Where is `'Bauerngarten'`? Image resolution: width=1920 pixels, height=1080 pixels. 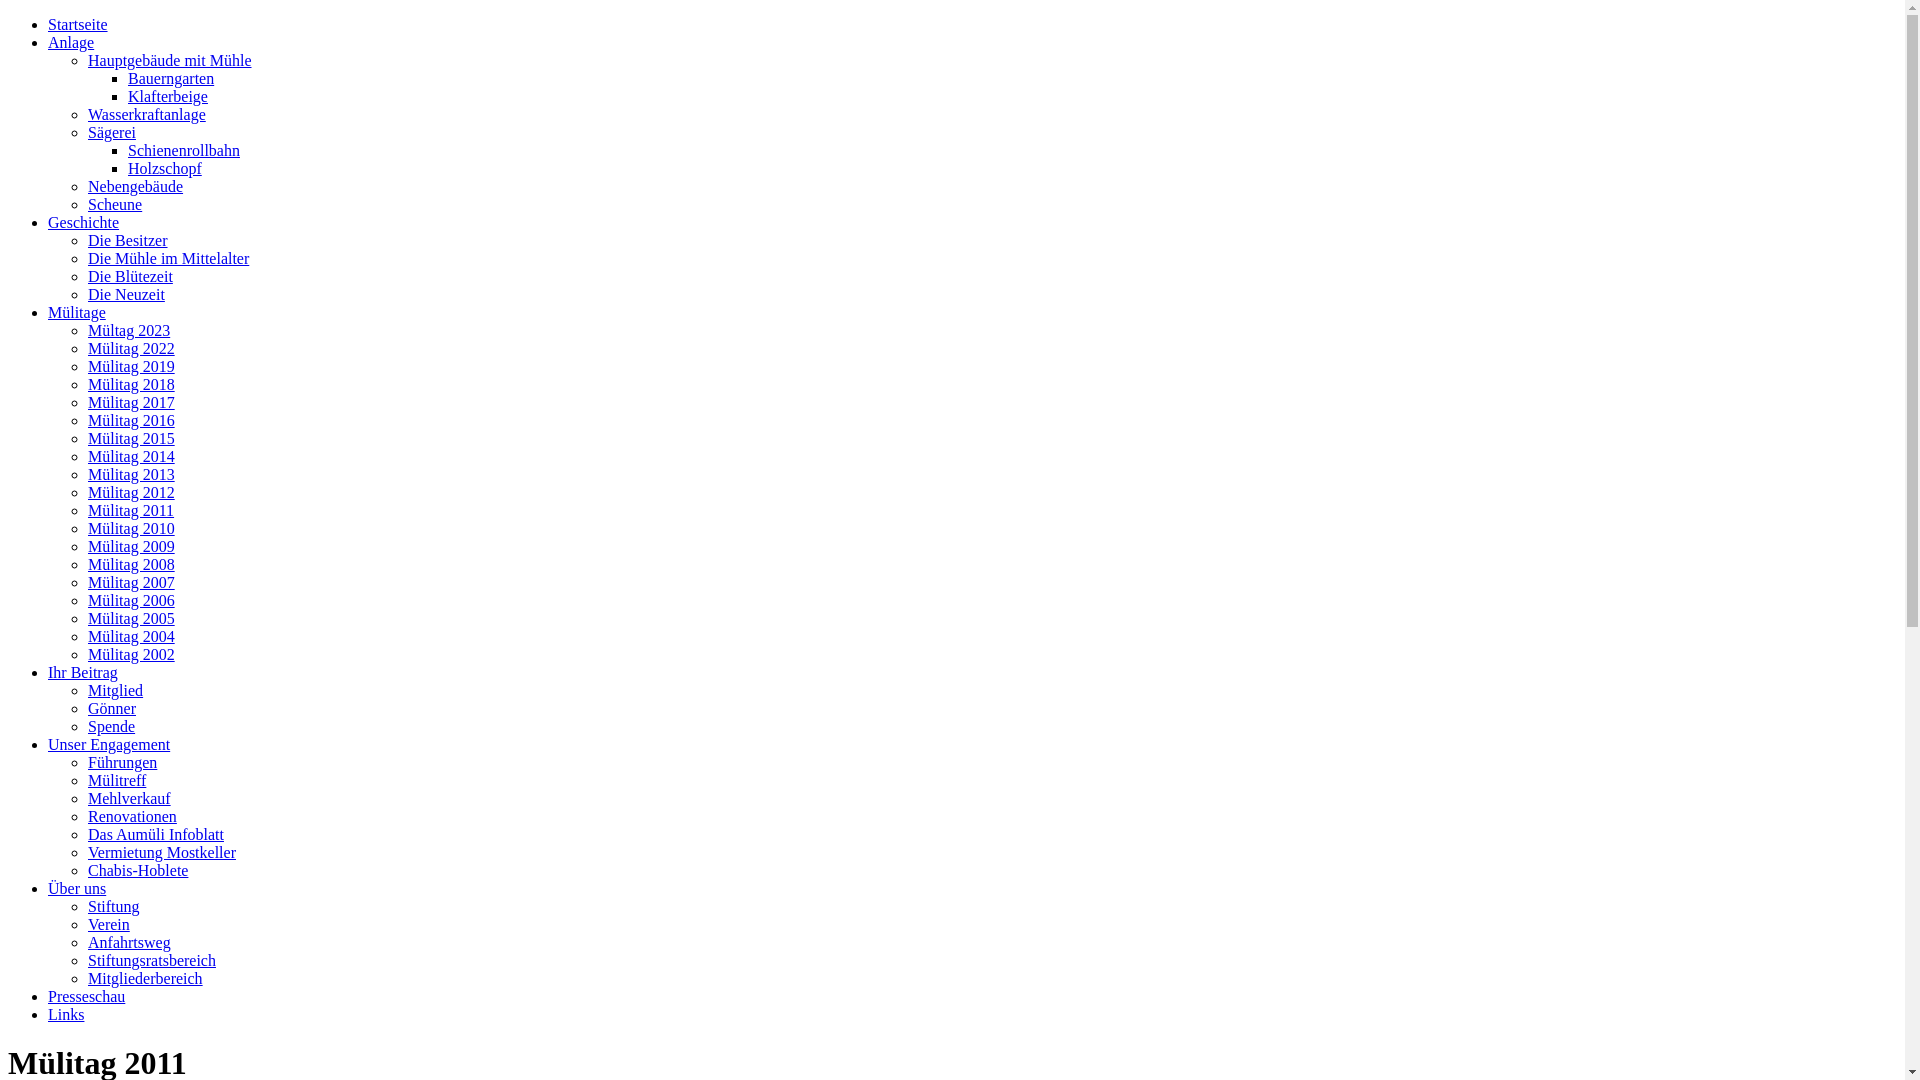 'Bauerngarten' is located at coordinates (171, 77).